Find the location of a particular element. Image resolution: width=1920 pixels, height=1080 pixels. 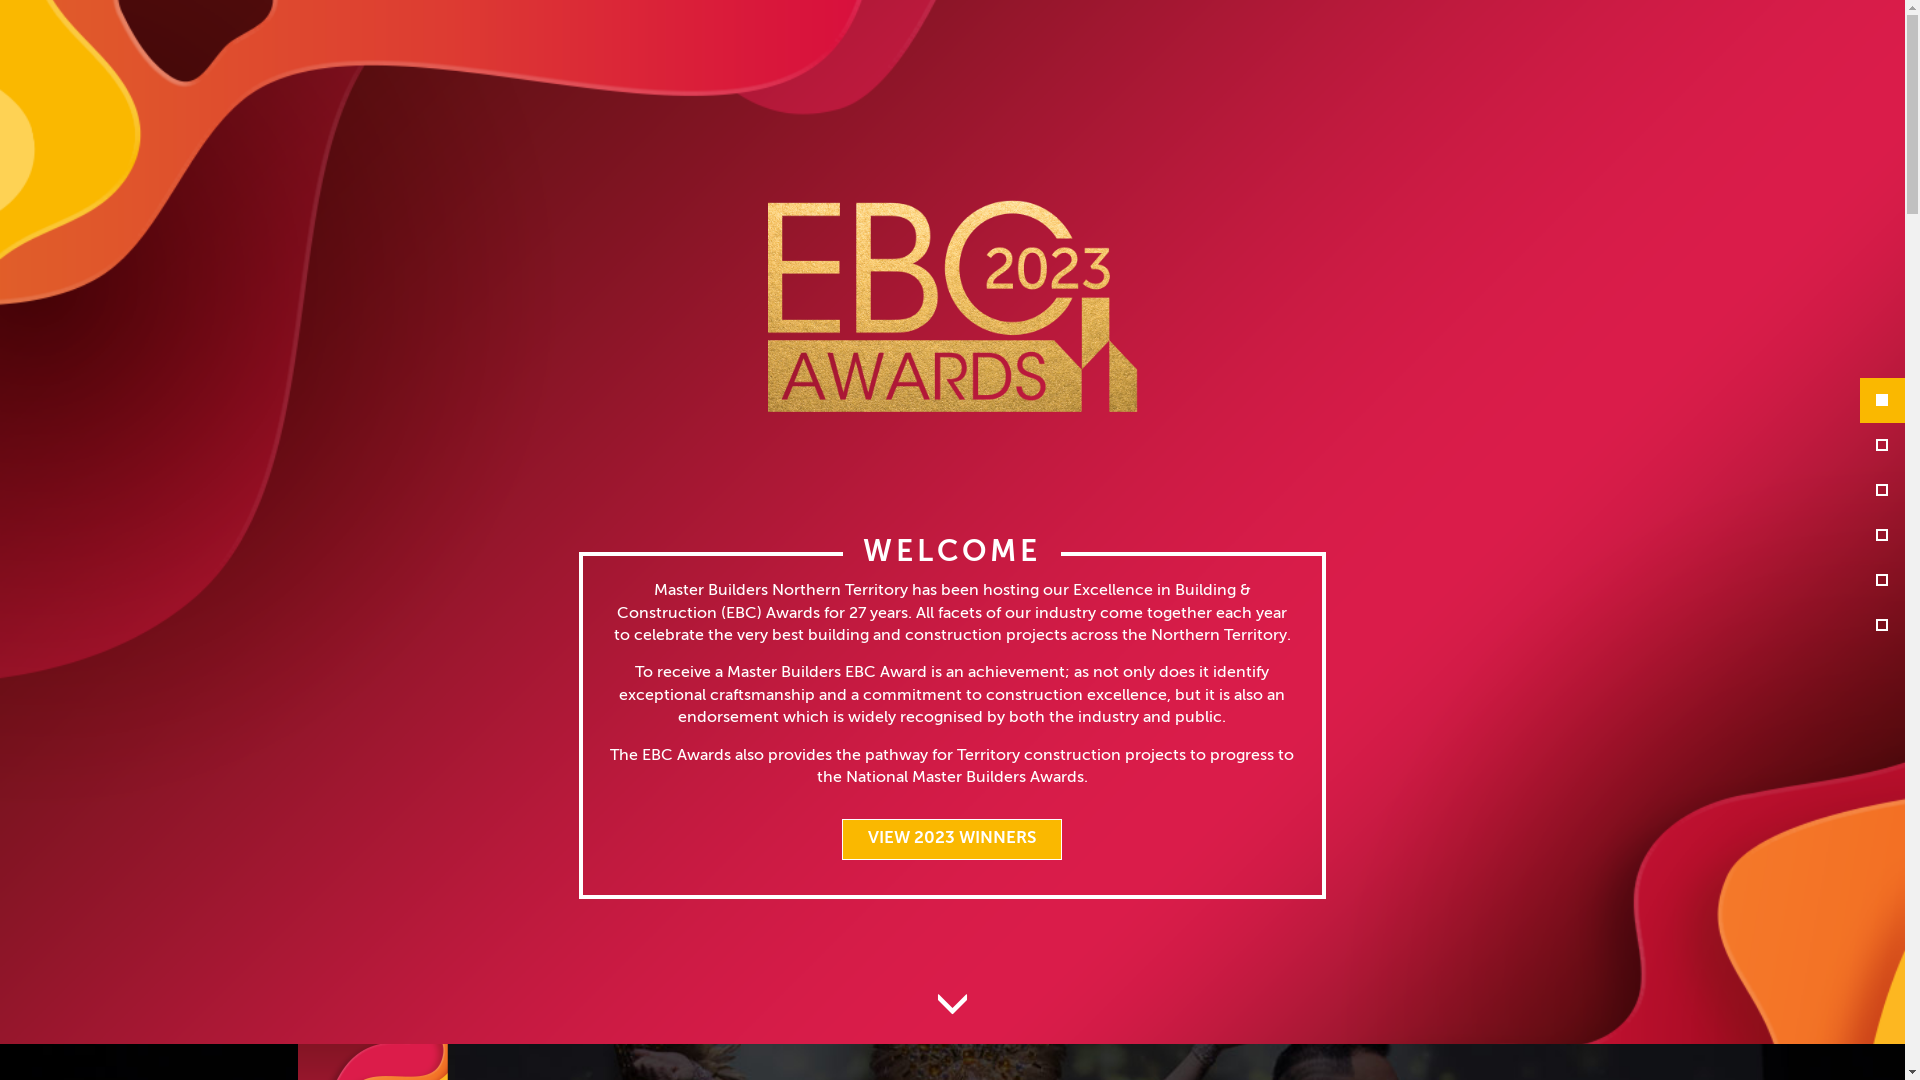

'VIEW 2023 WINNERS' is located at coordinates (950, 839).